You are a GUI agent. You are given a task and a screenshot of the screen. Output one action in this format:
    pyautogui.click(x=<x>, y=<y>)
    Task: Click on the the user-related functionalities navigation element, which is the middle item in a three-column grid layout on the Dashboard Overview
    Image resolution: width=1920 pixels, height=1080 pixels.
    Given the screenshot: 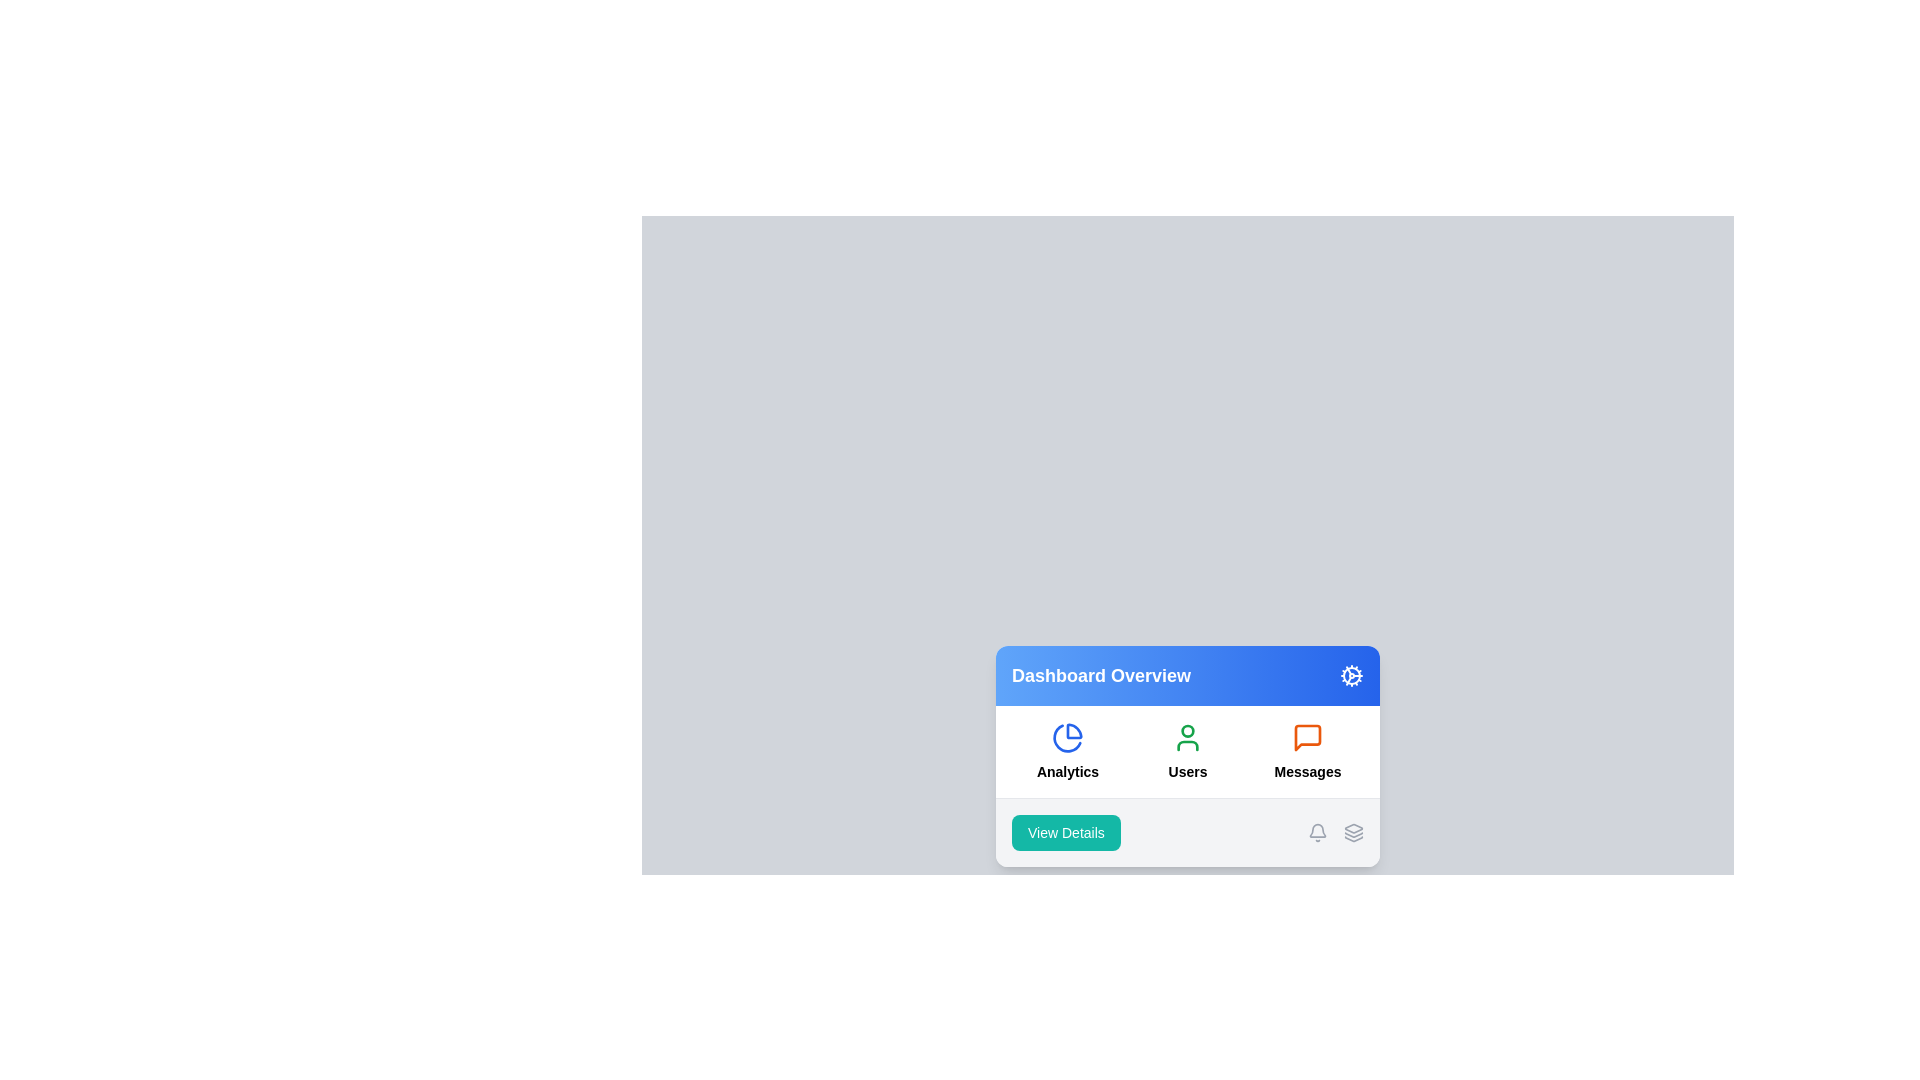 What is the action you would take?
    pyautogui.click(x=1188, y=751)
    